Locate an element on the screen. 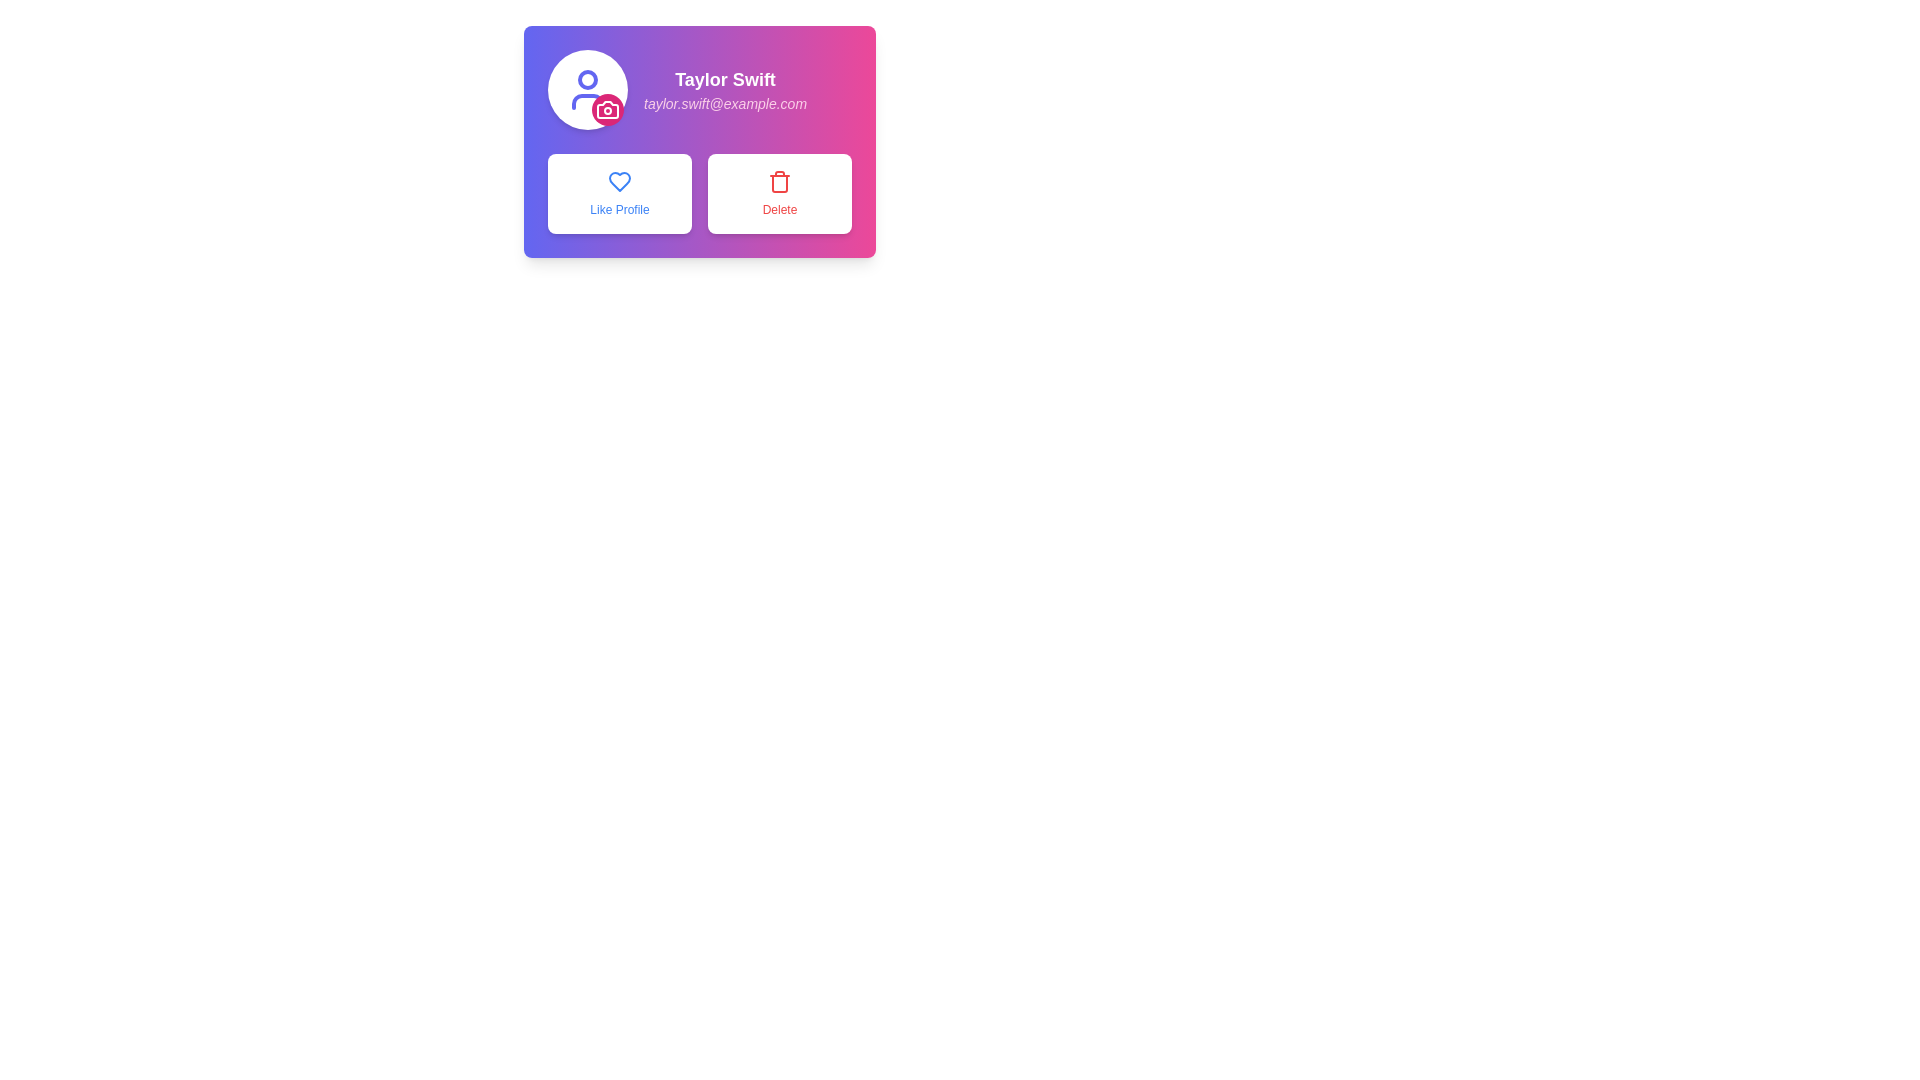  the main body of the trash can icon, which is part of the 'Delete' button located to the right of the 'Like Profile' button is located at coordinates (778, 184).